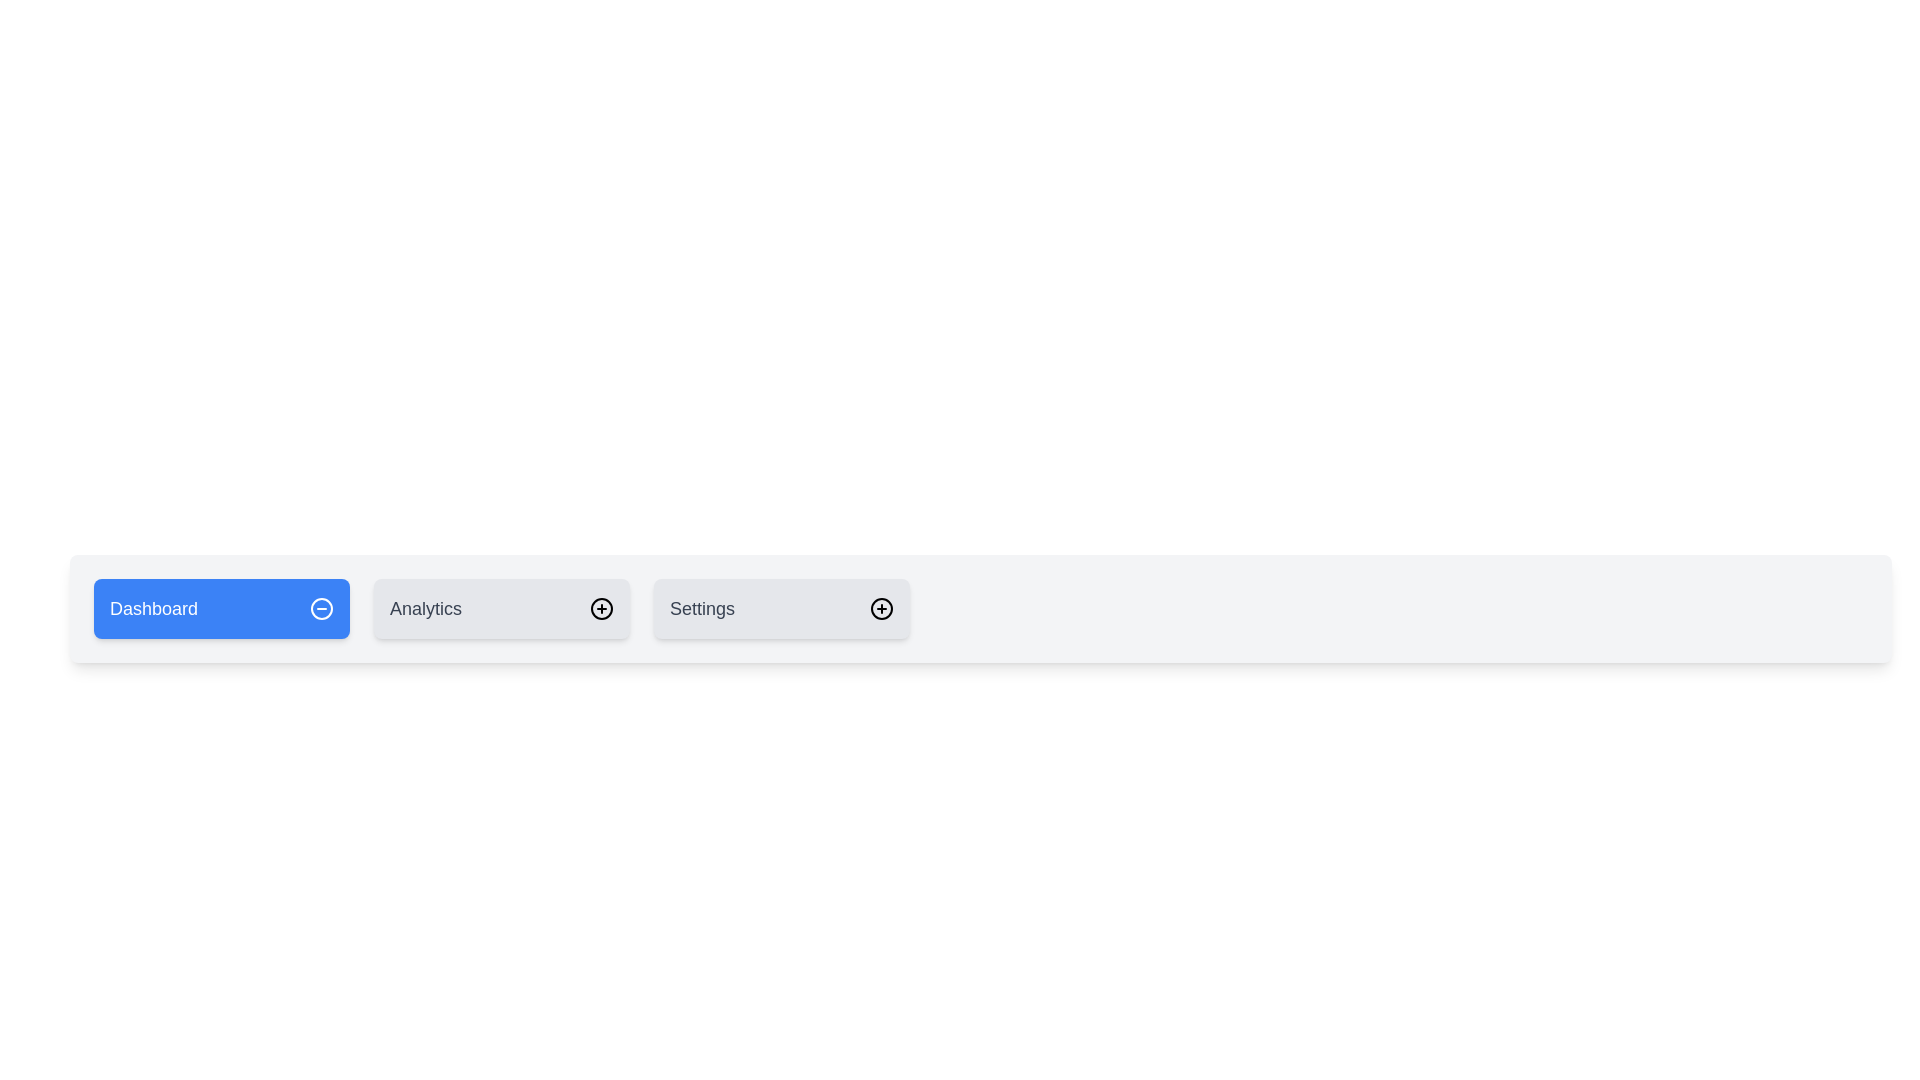 The height and width of the screenshot is (1080, 1920). Describe the element at coordinates (881, 608) in the screenshot. I see `the outer circular boundary of the 'circle-plus' icon in the 'Settings' button located in the navigation bar` at that location.